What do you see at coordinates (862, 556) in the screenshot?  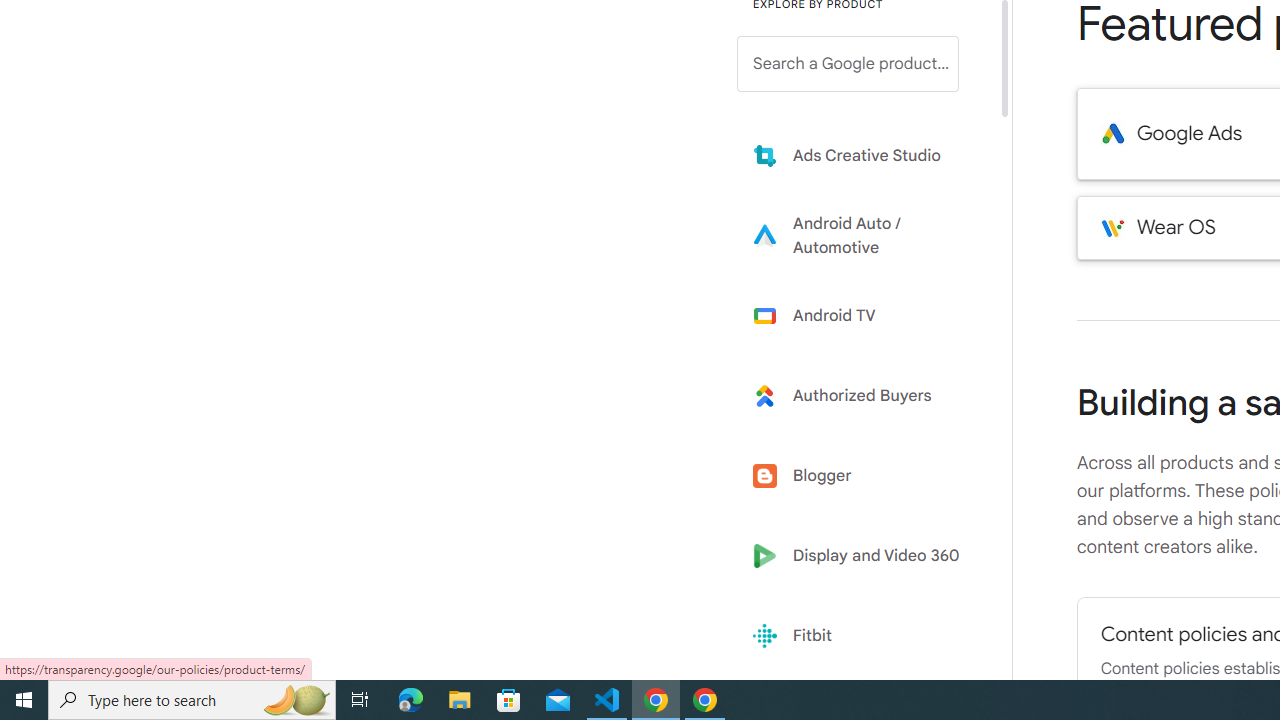 I see `'Display and Video 360'` at bounding box center [862, 556].